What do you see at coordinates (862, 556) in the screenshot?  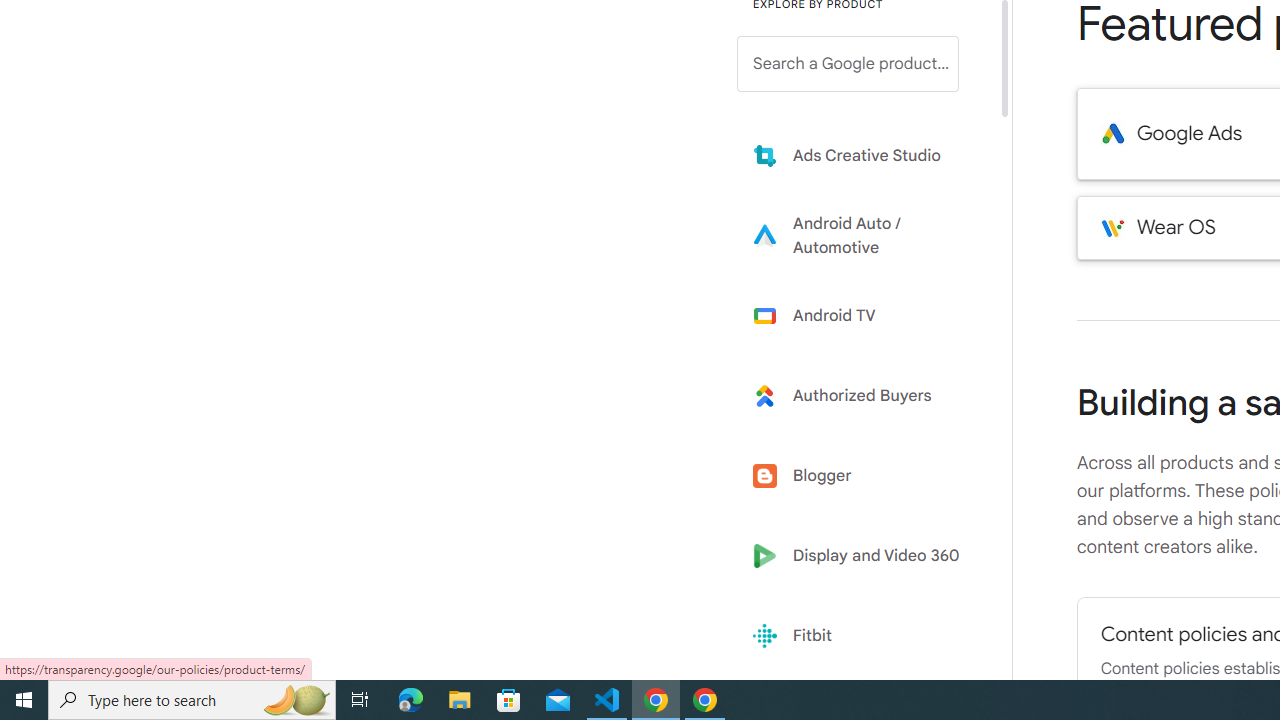 I see `'Display and Video 360'` at bounding box center [862, 556].